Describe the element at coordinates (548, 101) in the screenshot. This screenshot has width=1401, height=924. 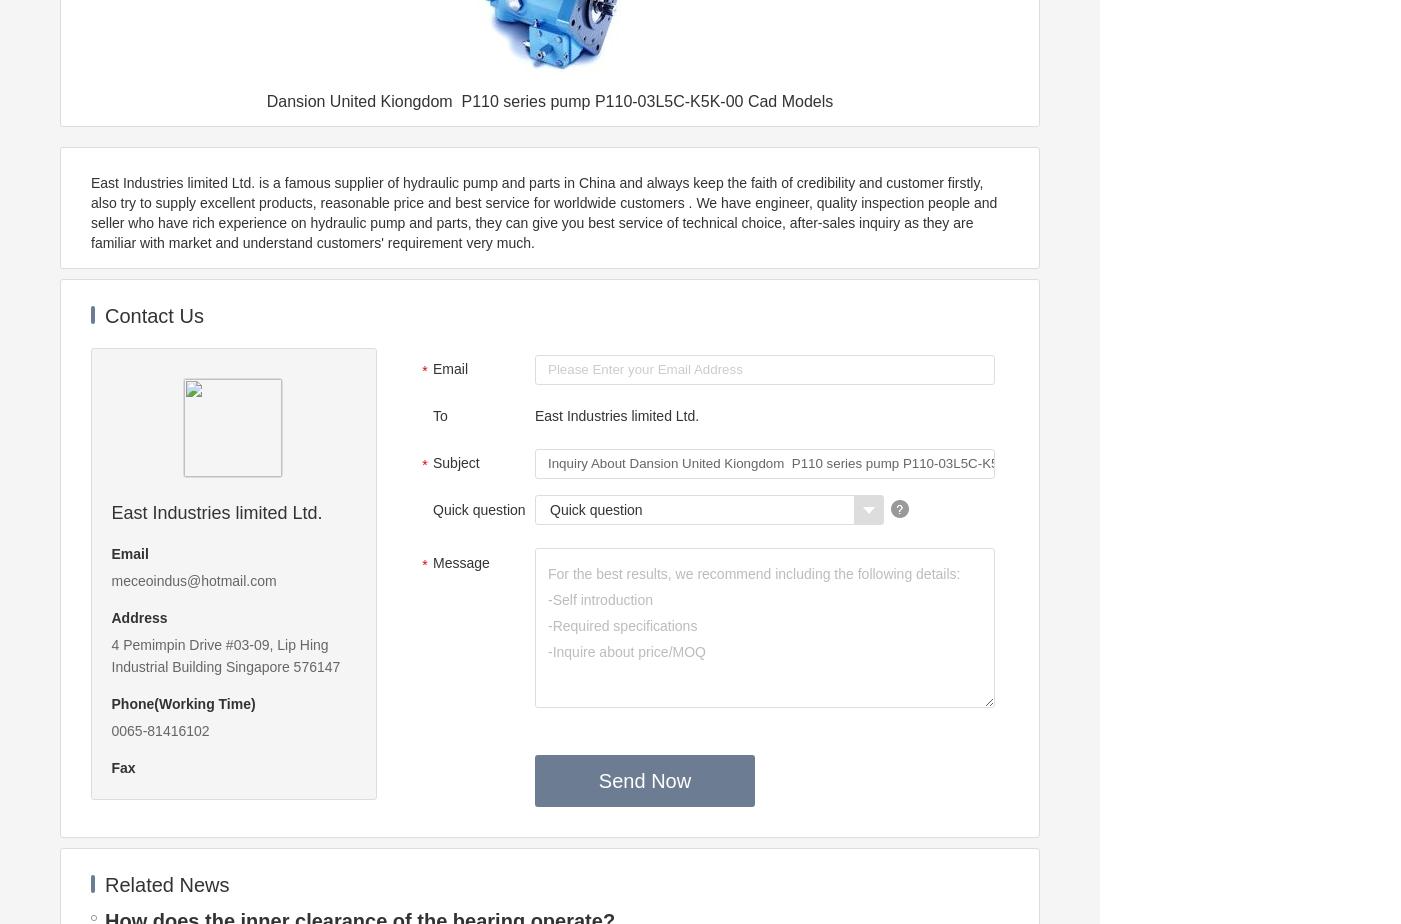
I see `'Dansion United Kiongdom  P110 series pump P110-03L5C-K5K-00 Cad Models'` at that location.